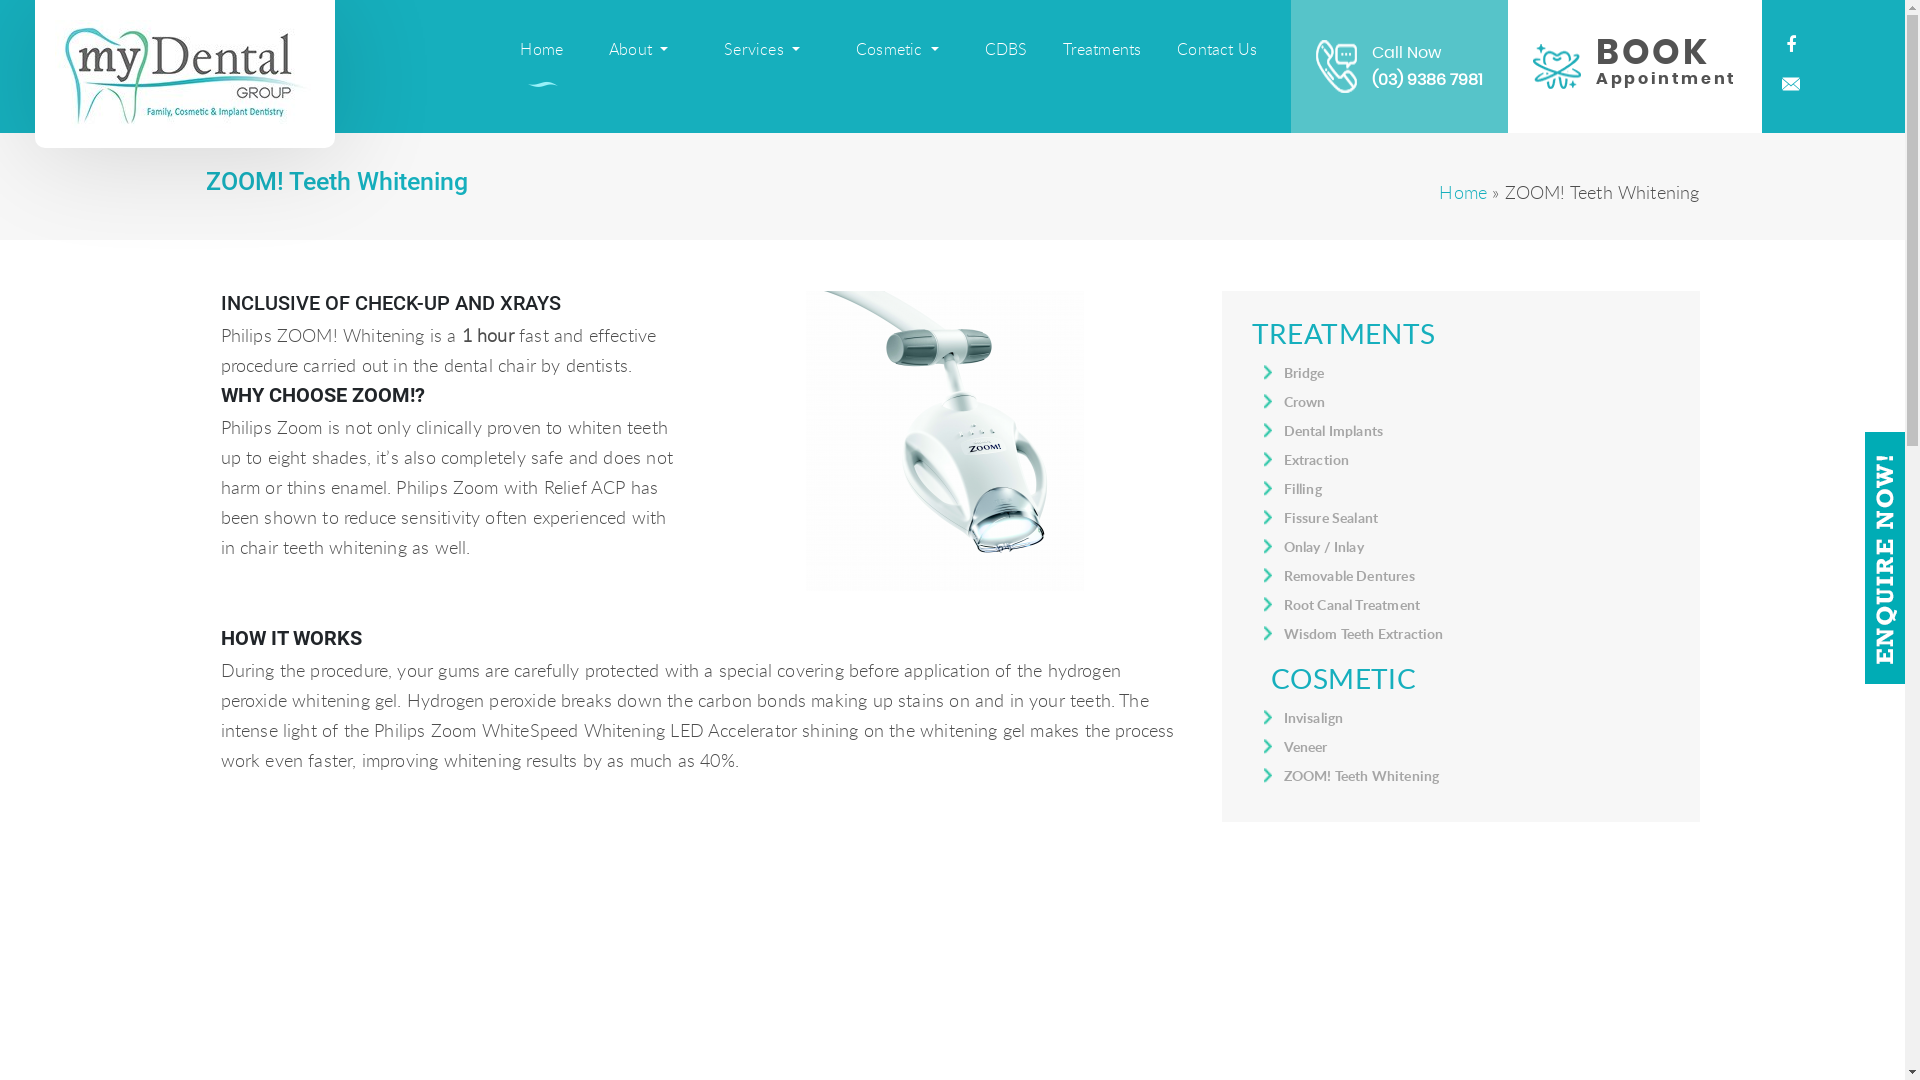  What do you see at coordinates (1790, 84) in the screenshot?
I see `'mail'` at bounding box center [1790, 84].